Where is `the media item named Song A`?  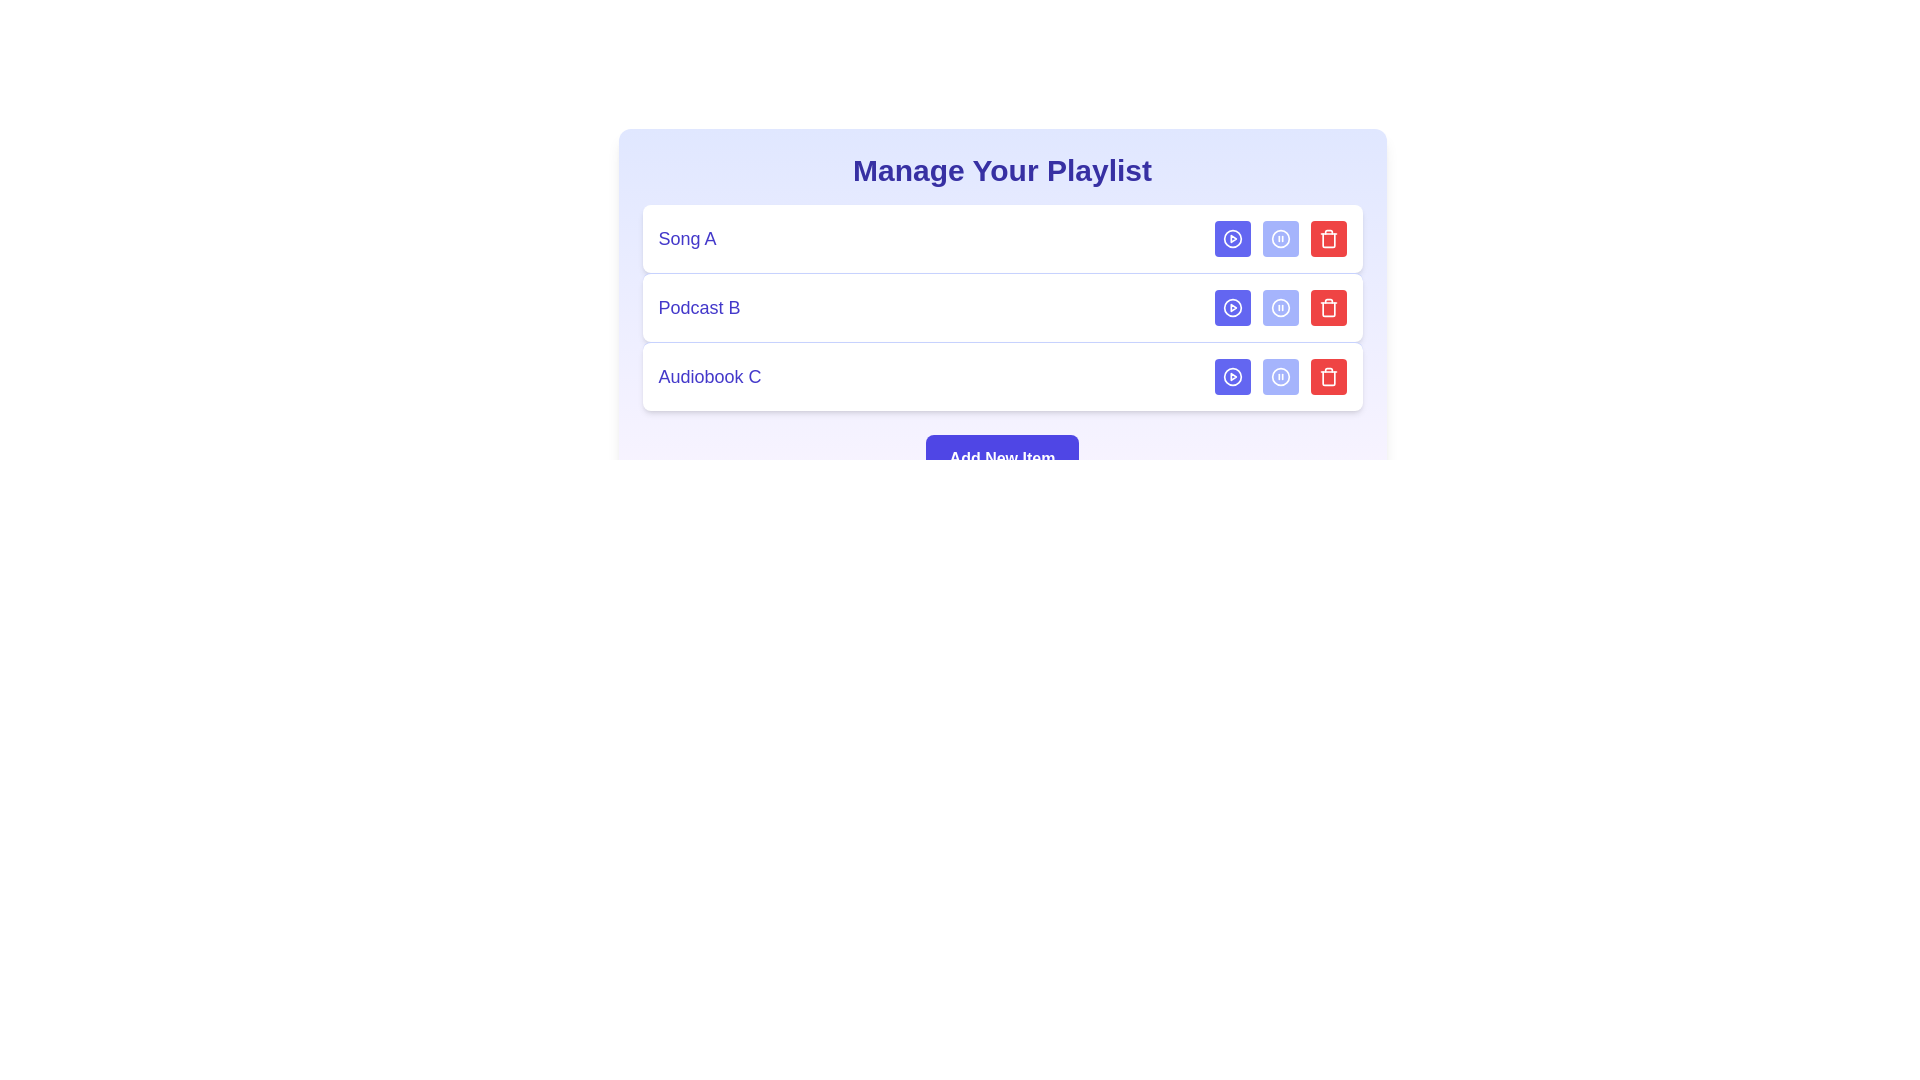 the media item named Song A is located at coordinates (1002, 238).